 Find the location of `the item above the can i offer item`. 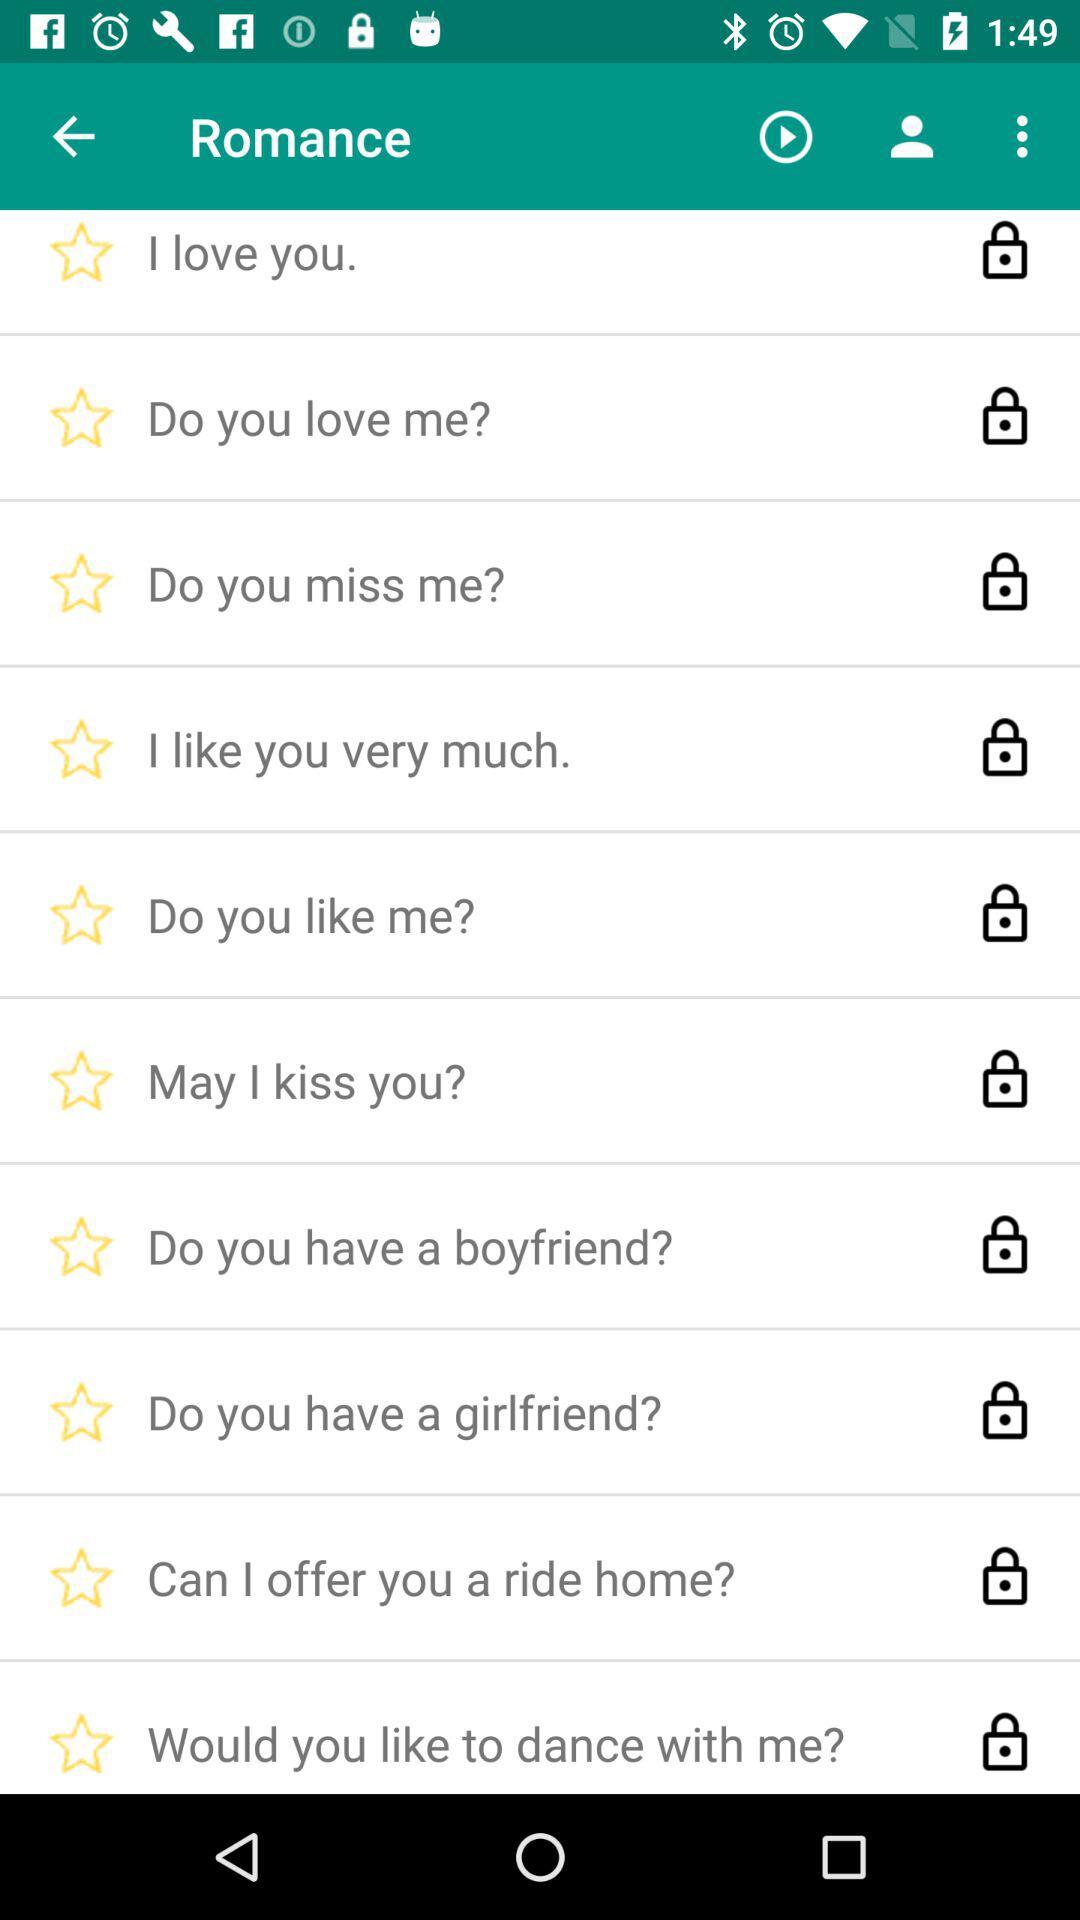

the item above the can i offer item is located at coordinates (785, 135).